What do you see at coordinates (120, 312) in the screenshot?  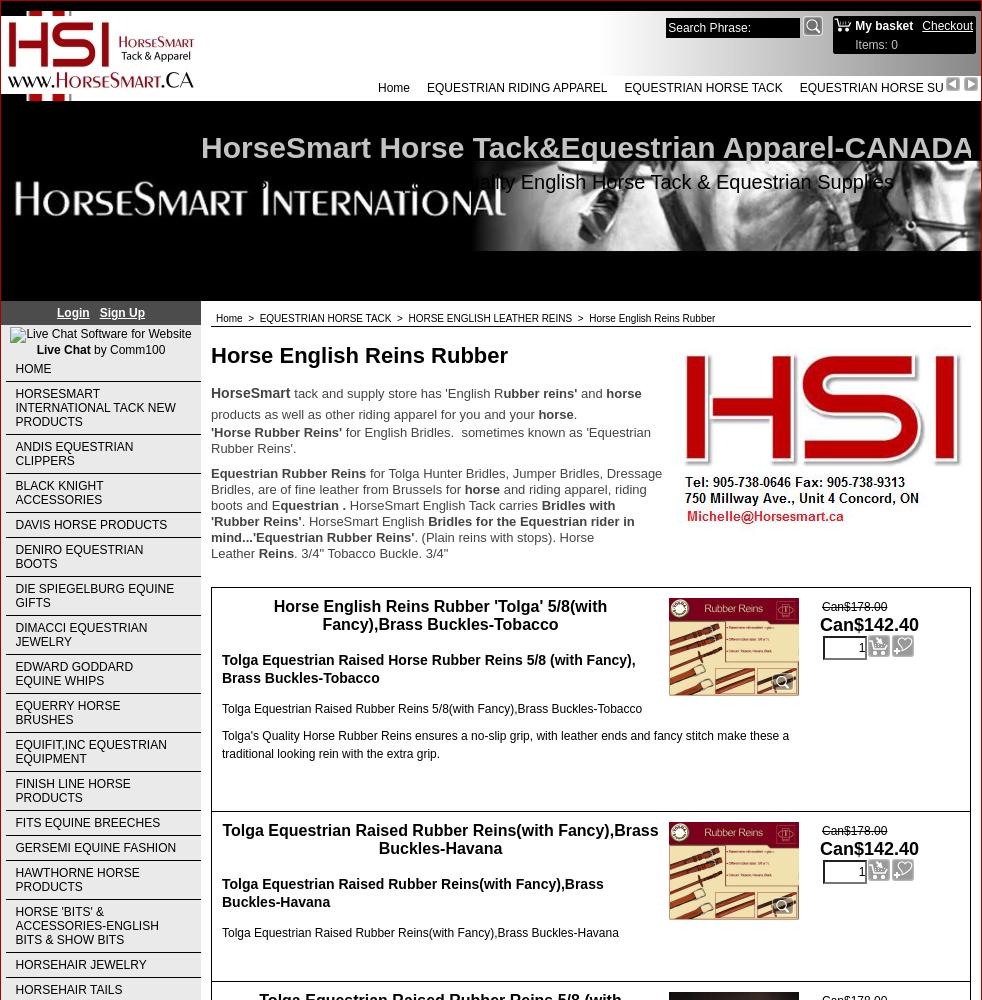 I see `'Sign Up'` at bounding box center [120, 312].